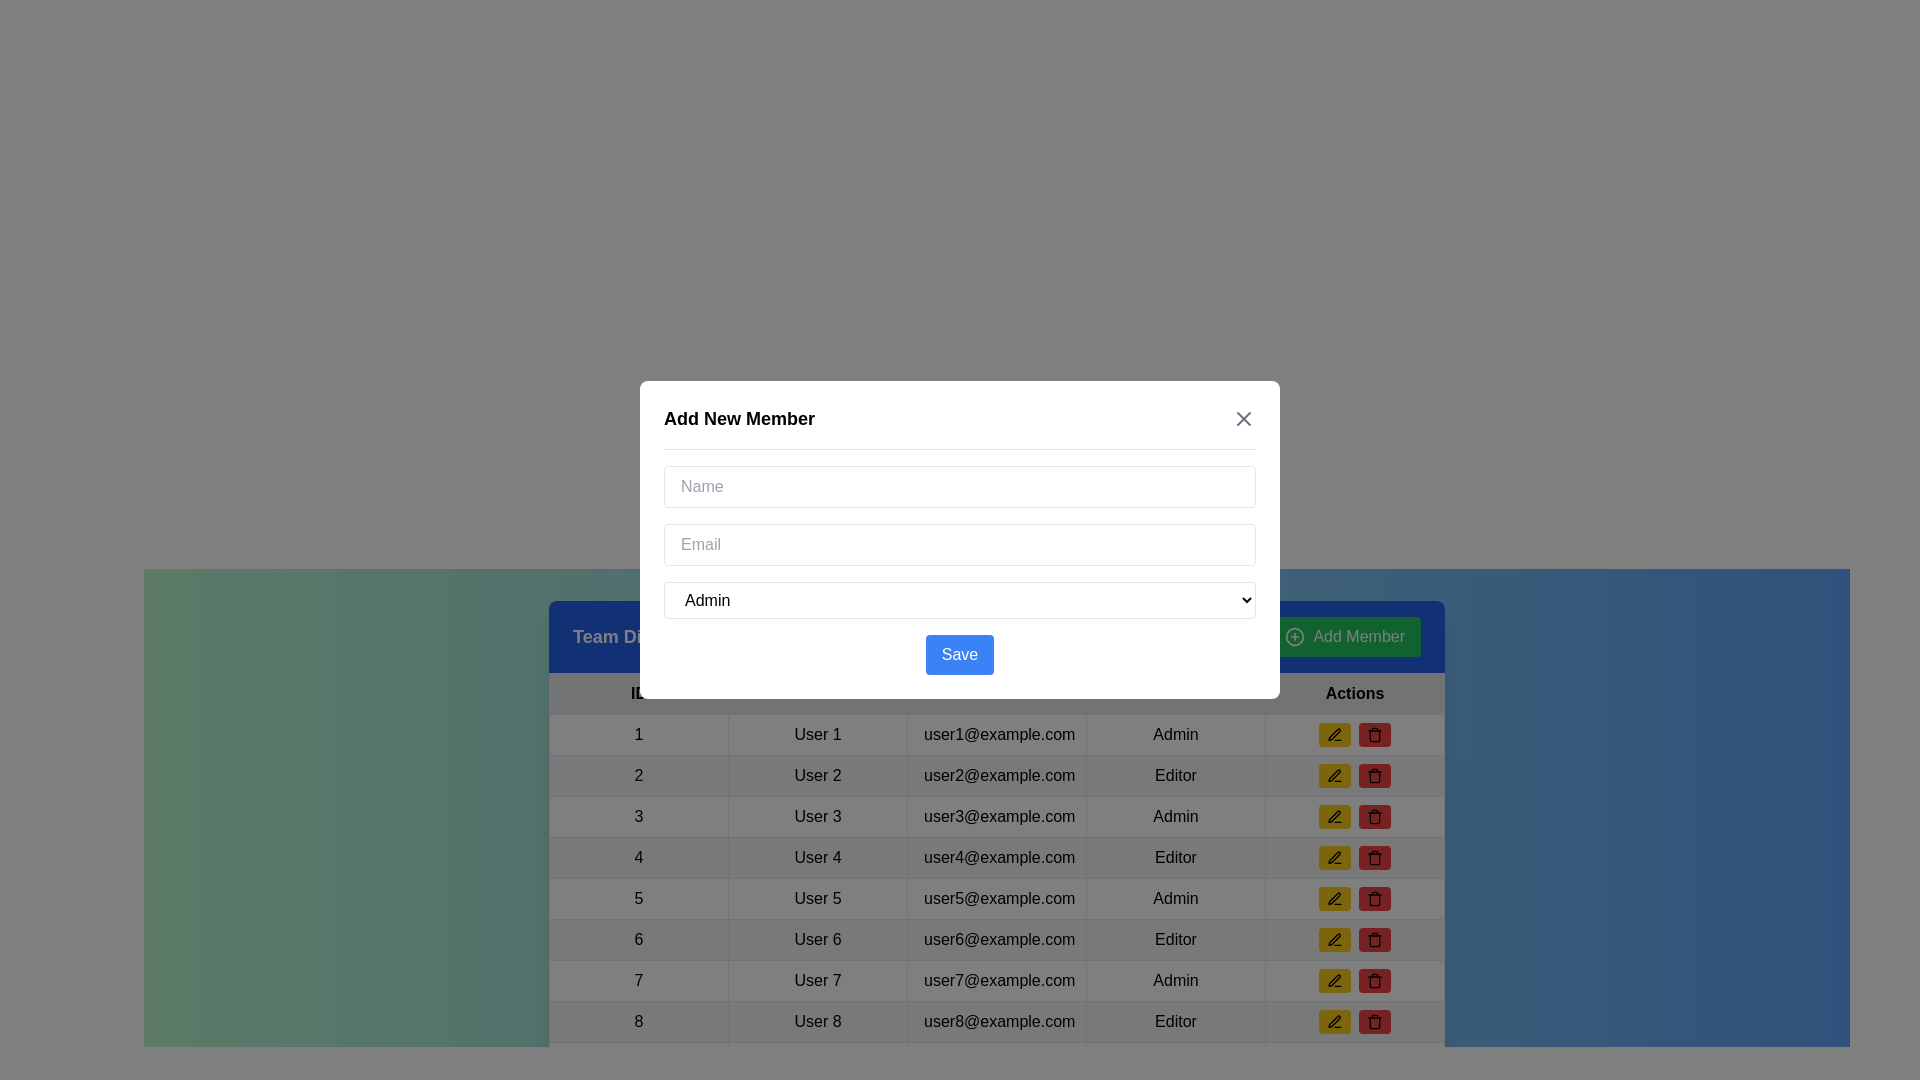 The width and height of the screenshot is (1920, 1080). I want to click on the pen icon located in the 'Actions' column of the sixth row to initiate editing the user data, so click(1334, 938).